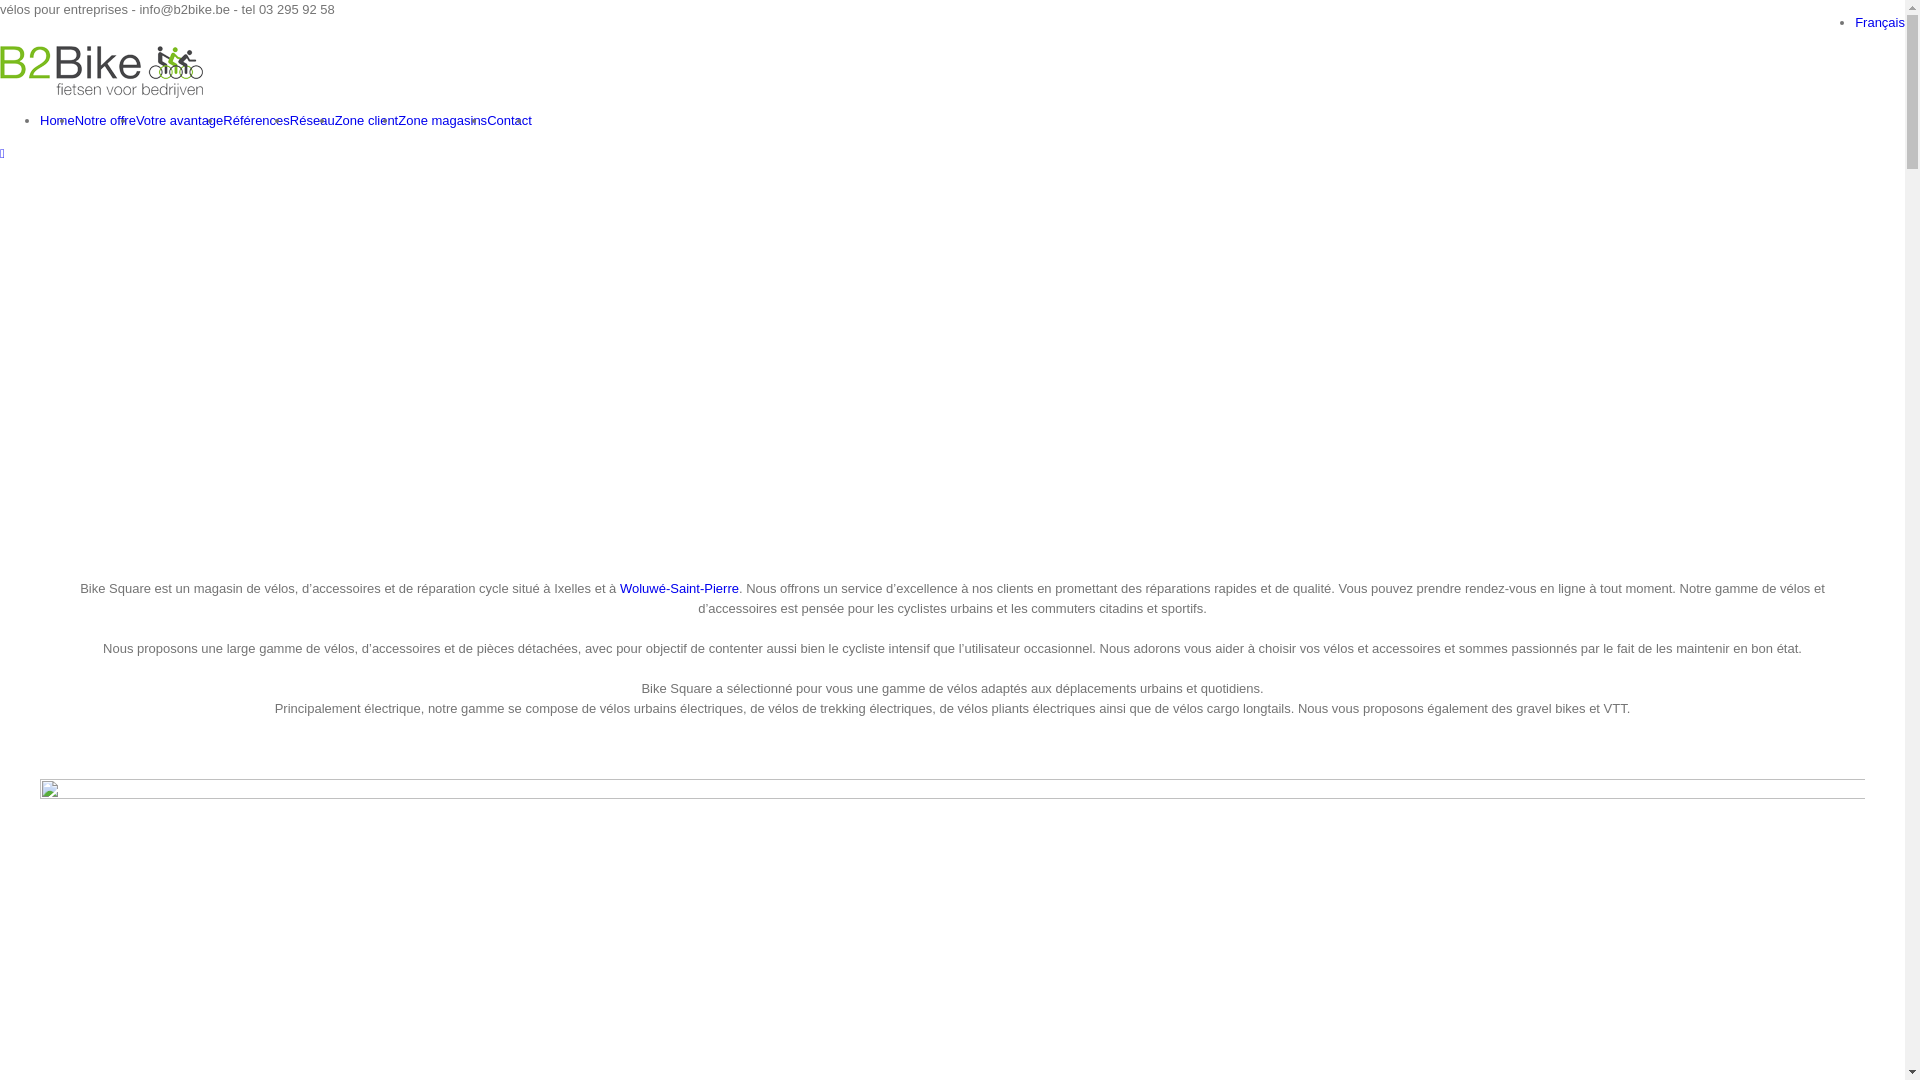 The height and width of the screenshot is (1080, 1920). I want to click on 'Zone magasins', so click(441, 120).